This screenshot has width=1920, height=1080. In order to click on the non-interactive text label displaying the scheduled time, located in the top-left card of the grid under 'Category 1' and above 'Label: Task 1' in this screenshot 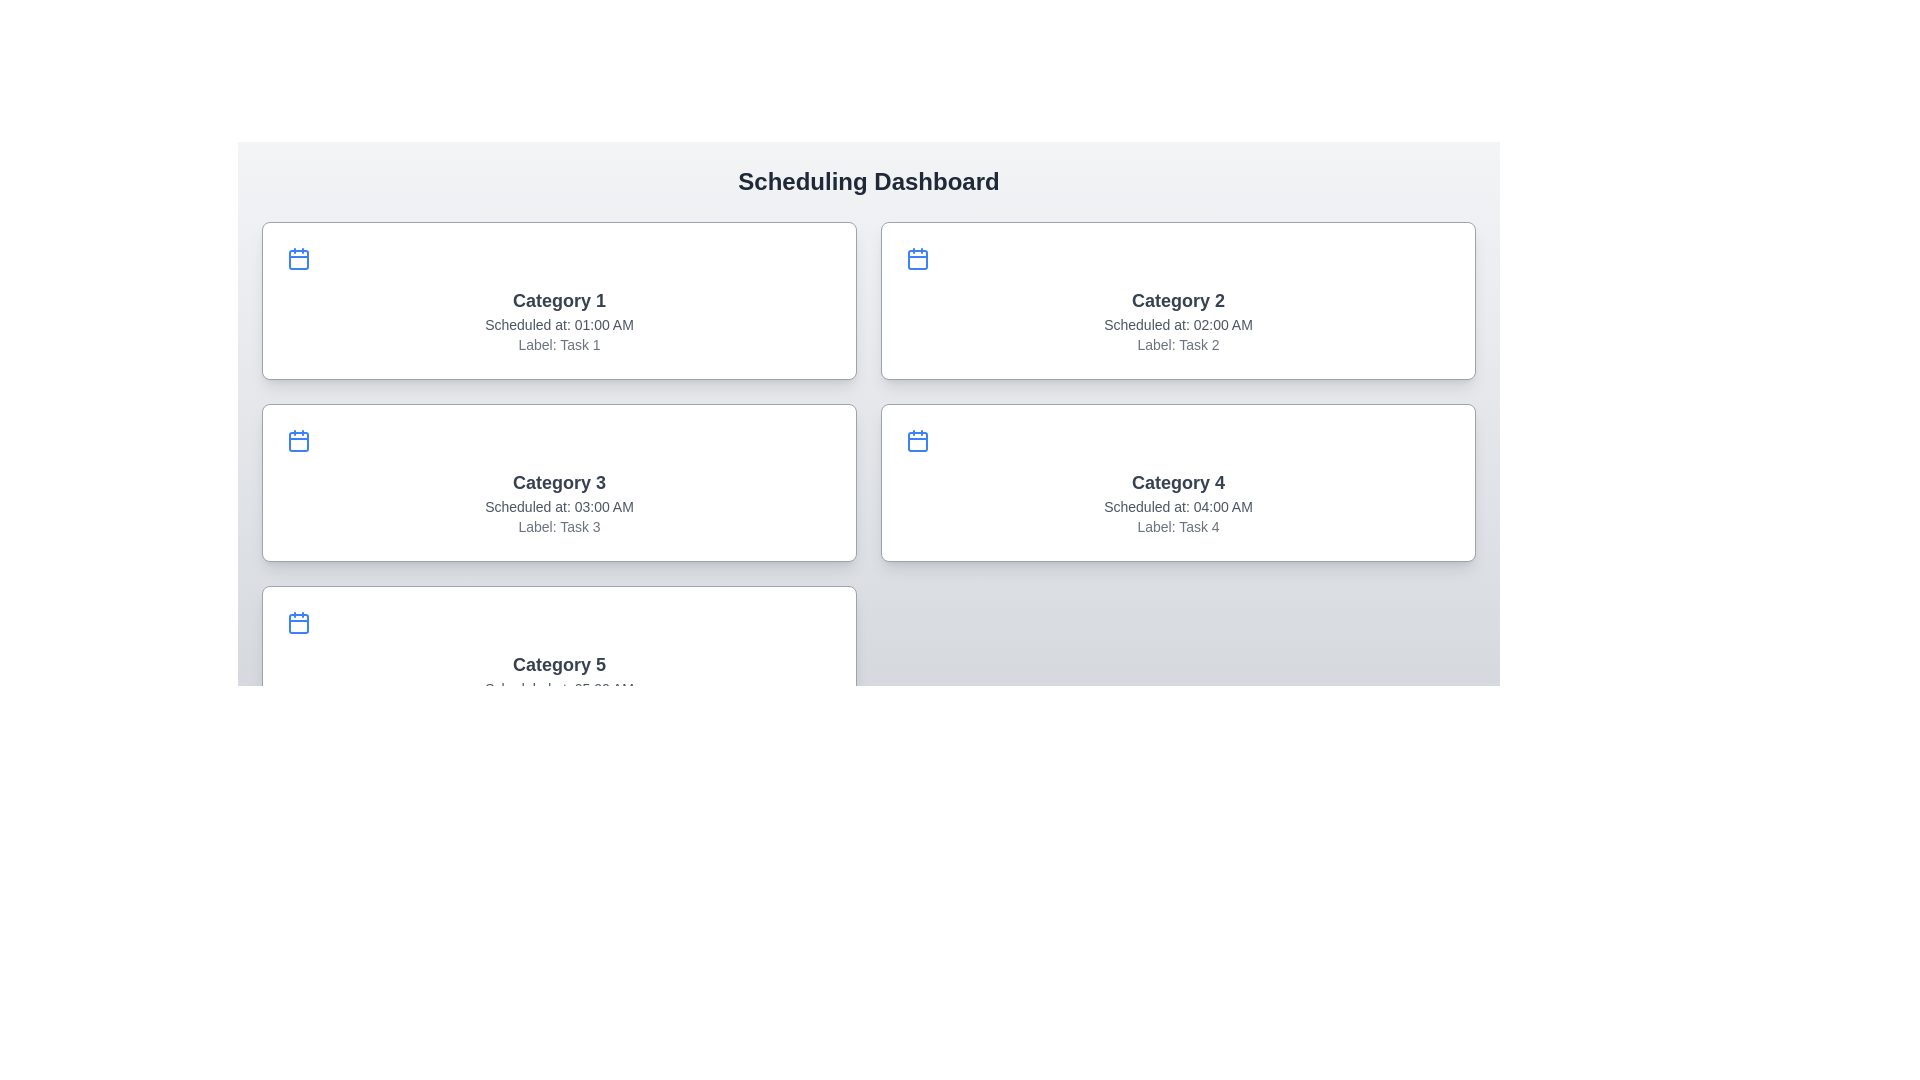, I will do `click(559, 323)`.